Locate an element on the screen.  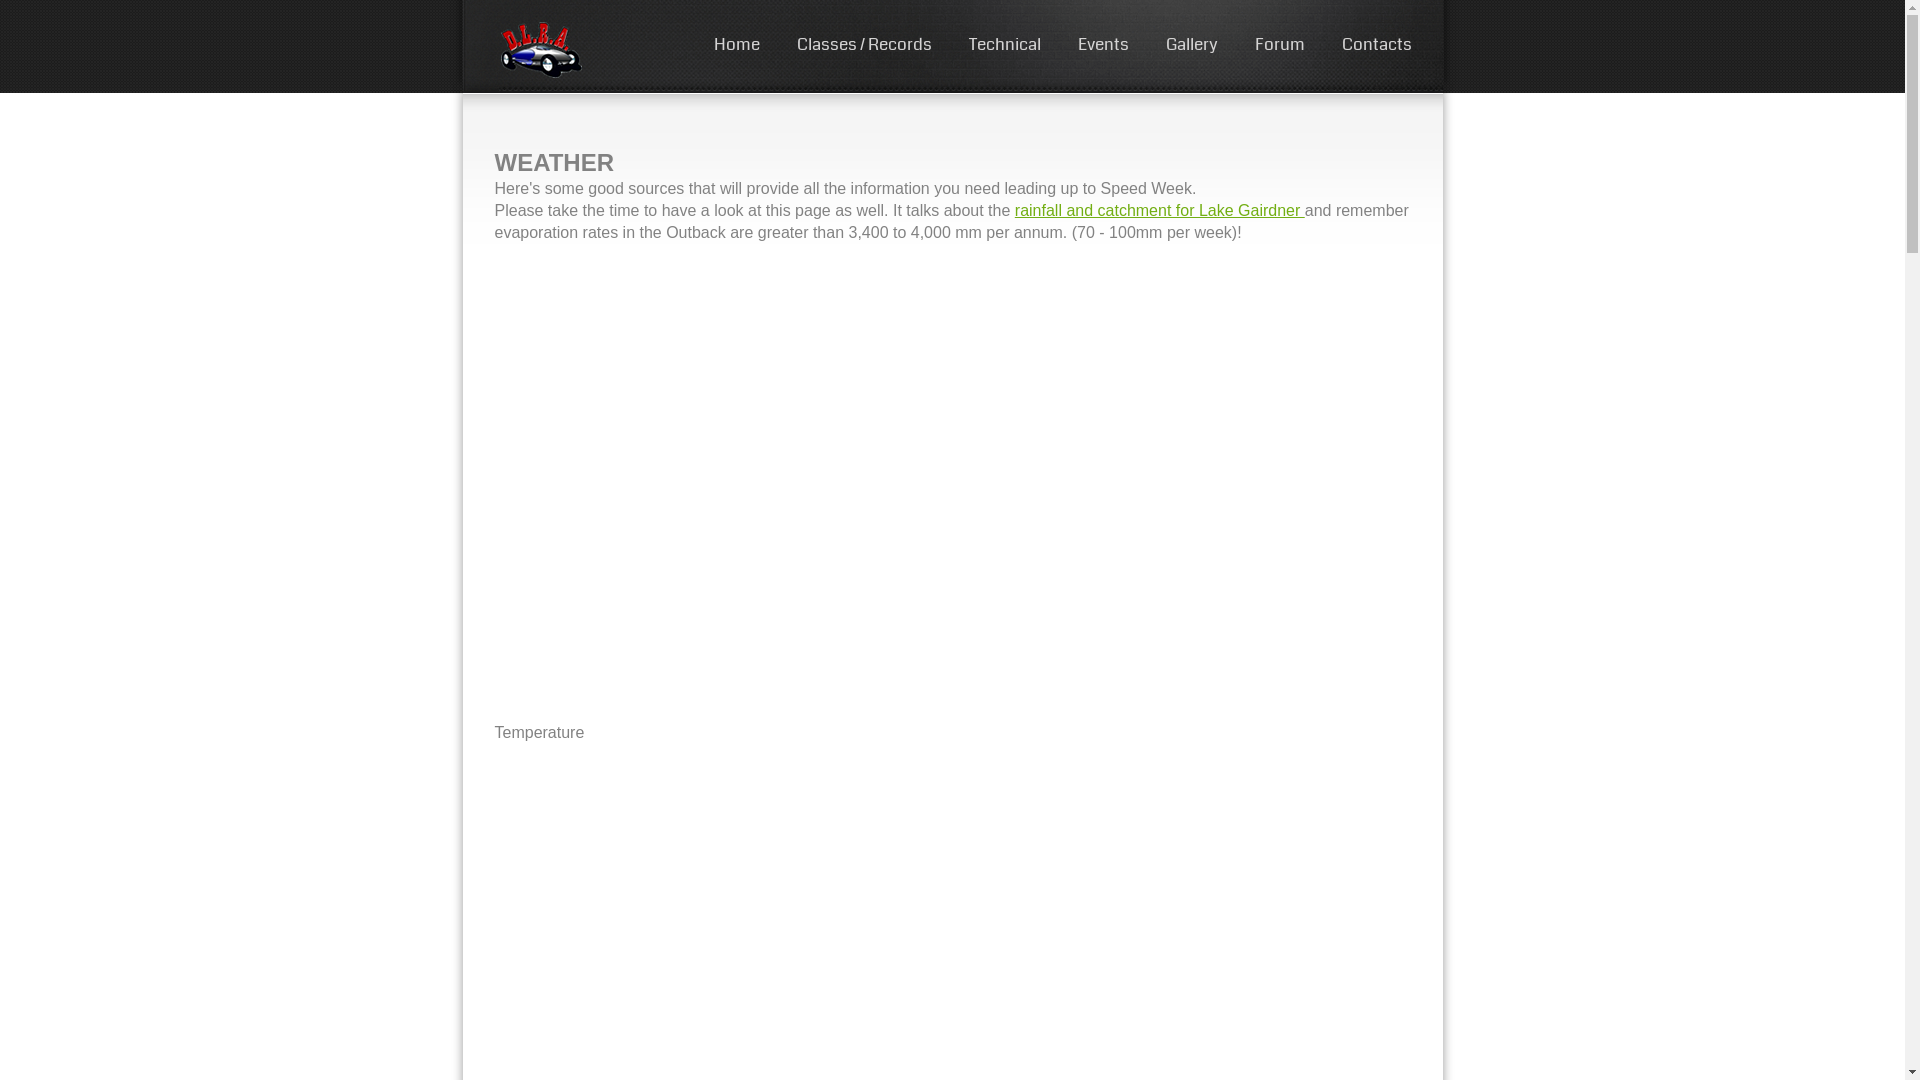
'Home' is located at coordinates (736, 44).